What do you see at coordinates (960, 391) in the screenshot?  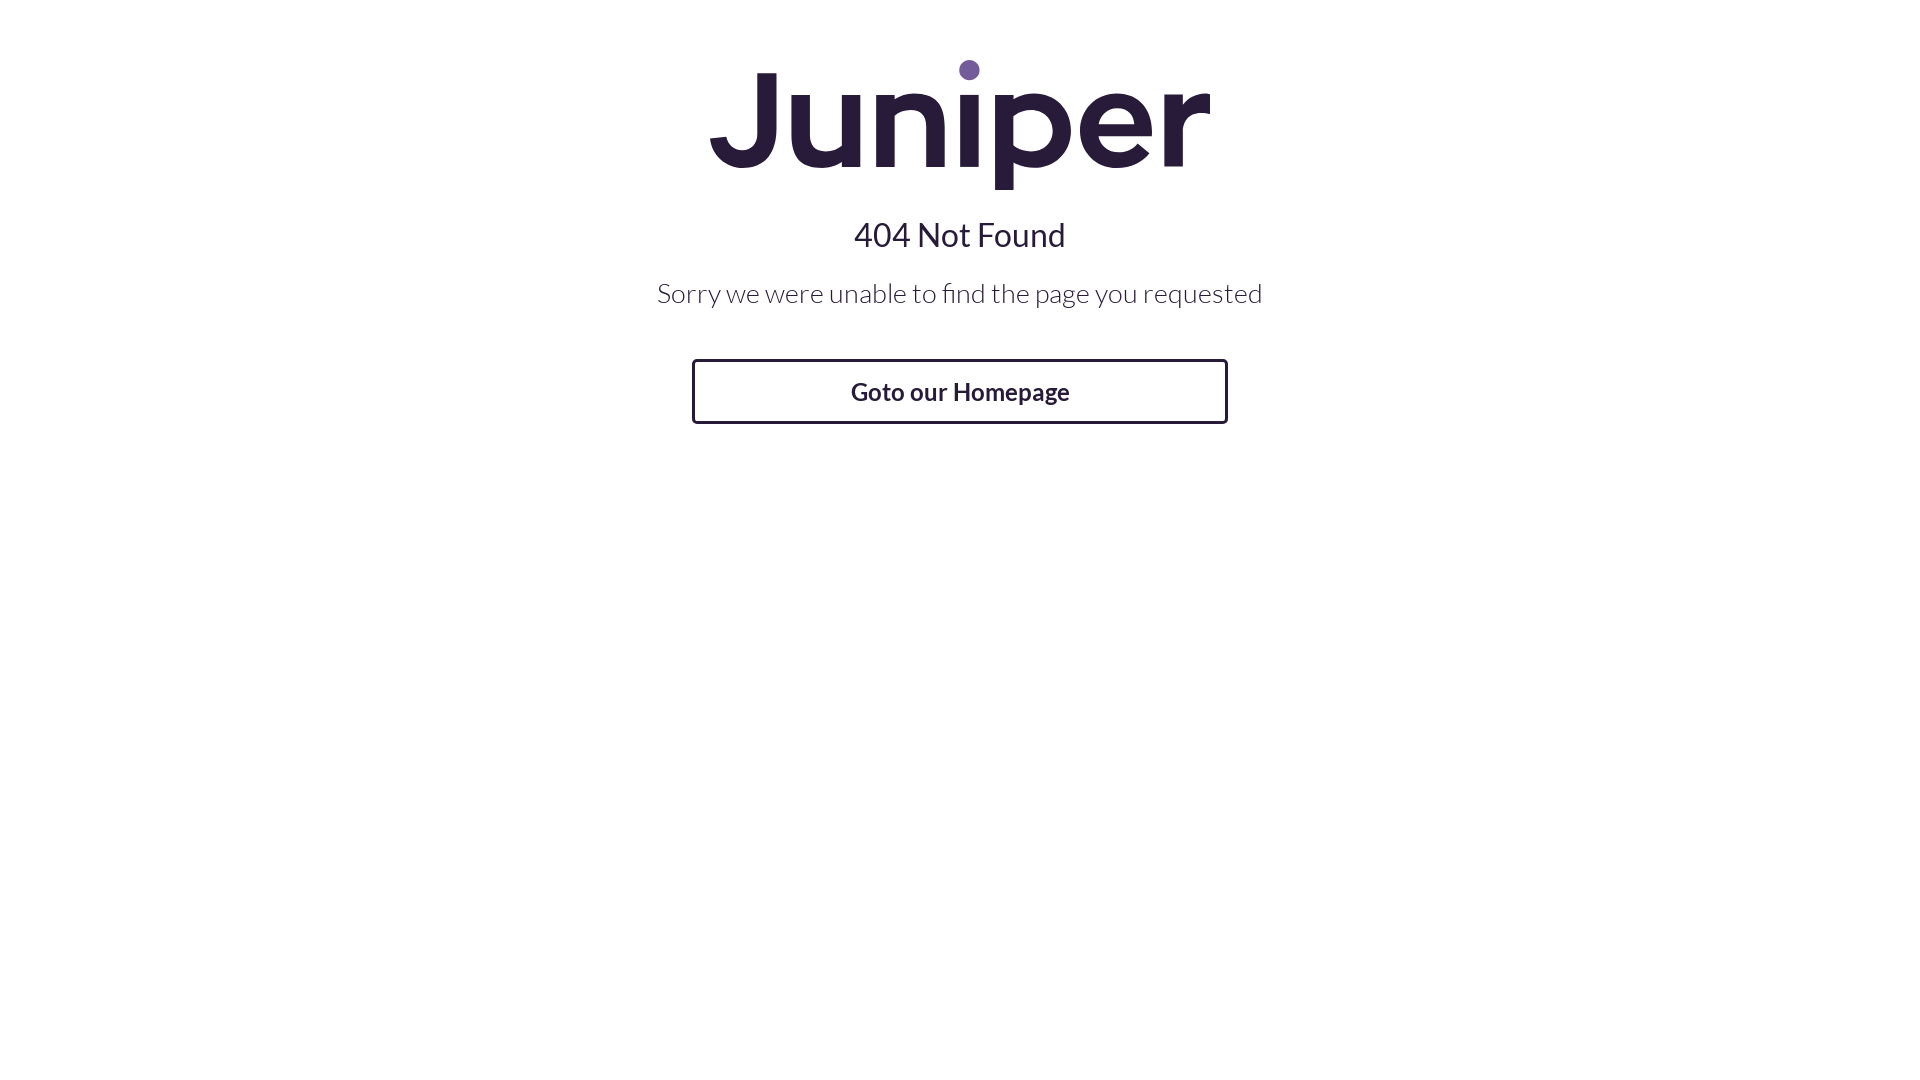 I see `'Goto our Homepage'` at bounding box center [960, 391].